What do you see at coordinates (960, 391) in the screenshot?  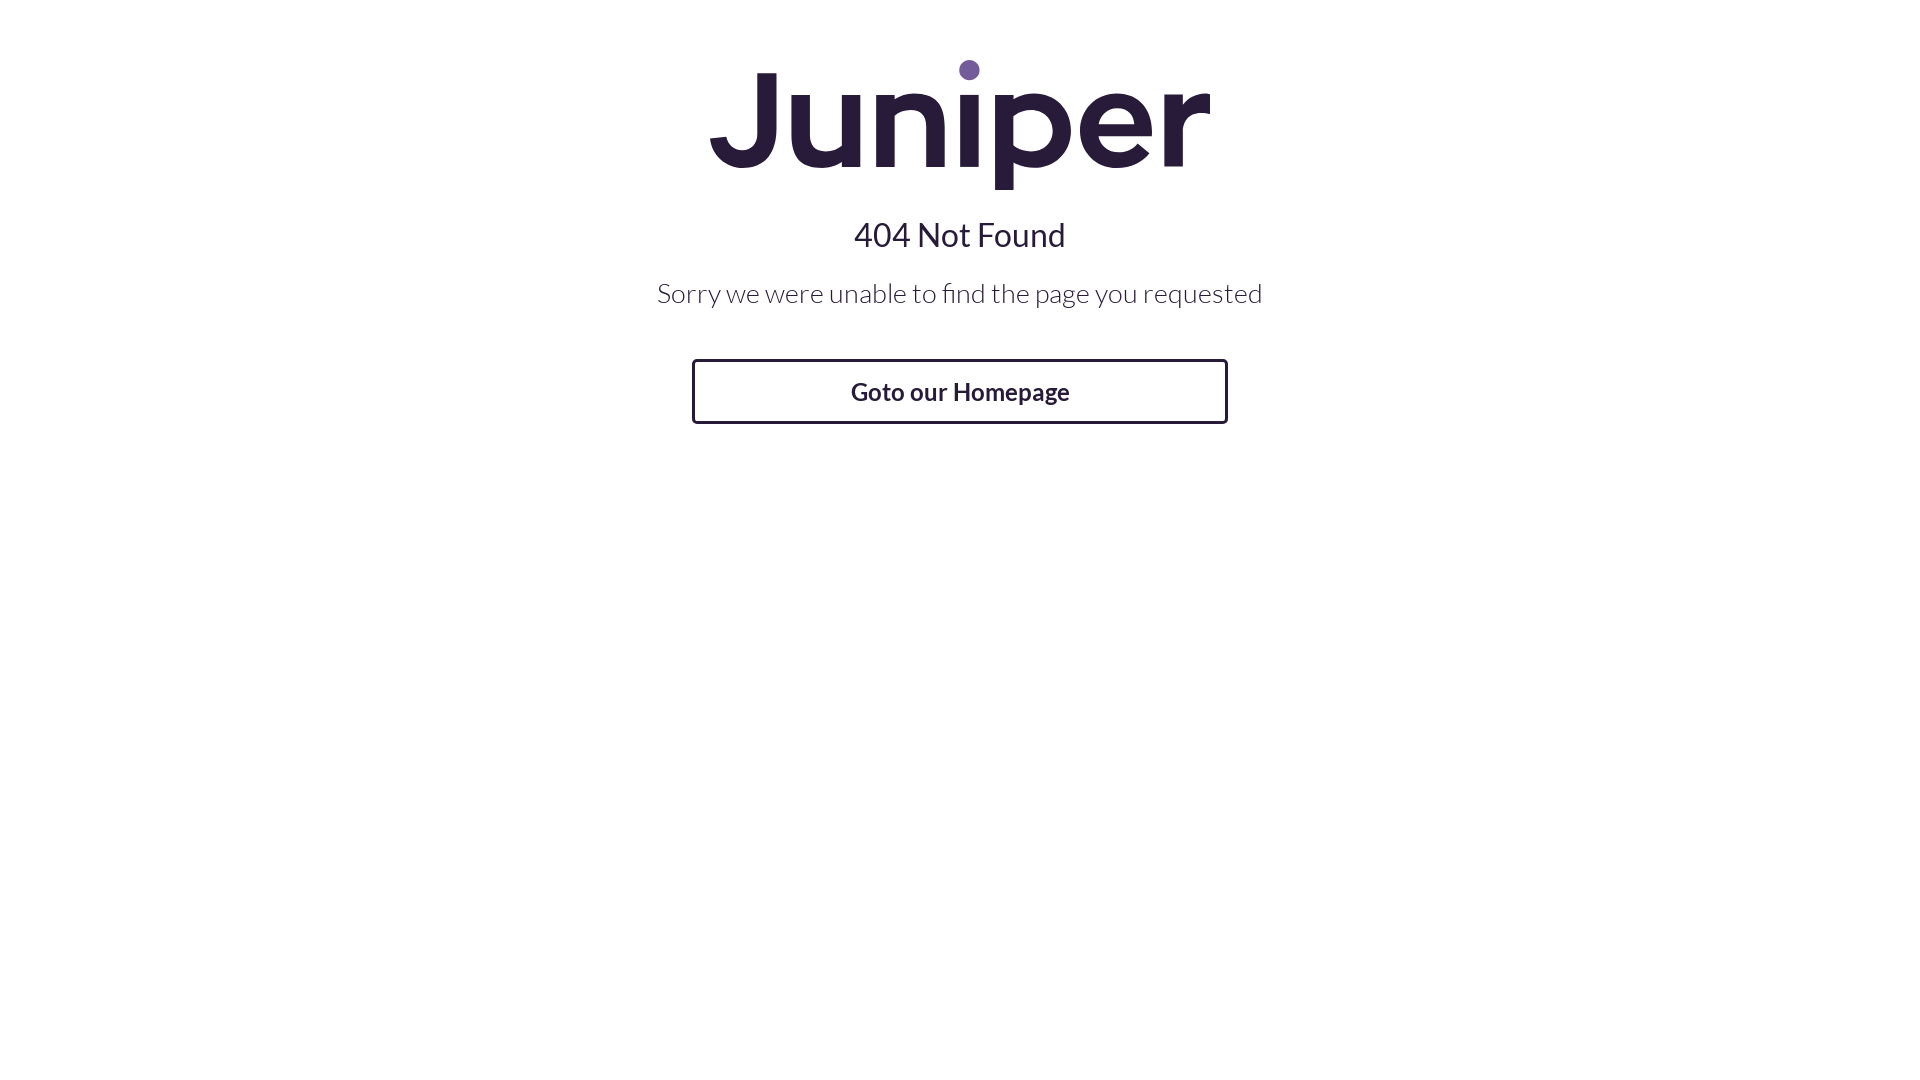 I see `'Goto our Homepage'` at bounding box center [960, 391].